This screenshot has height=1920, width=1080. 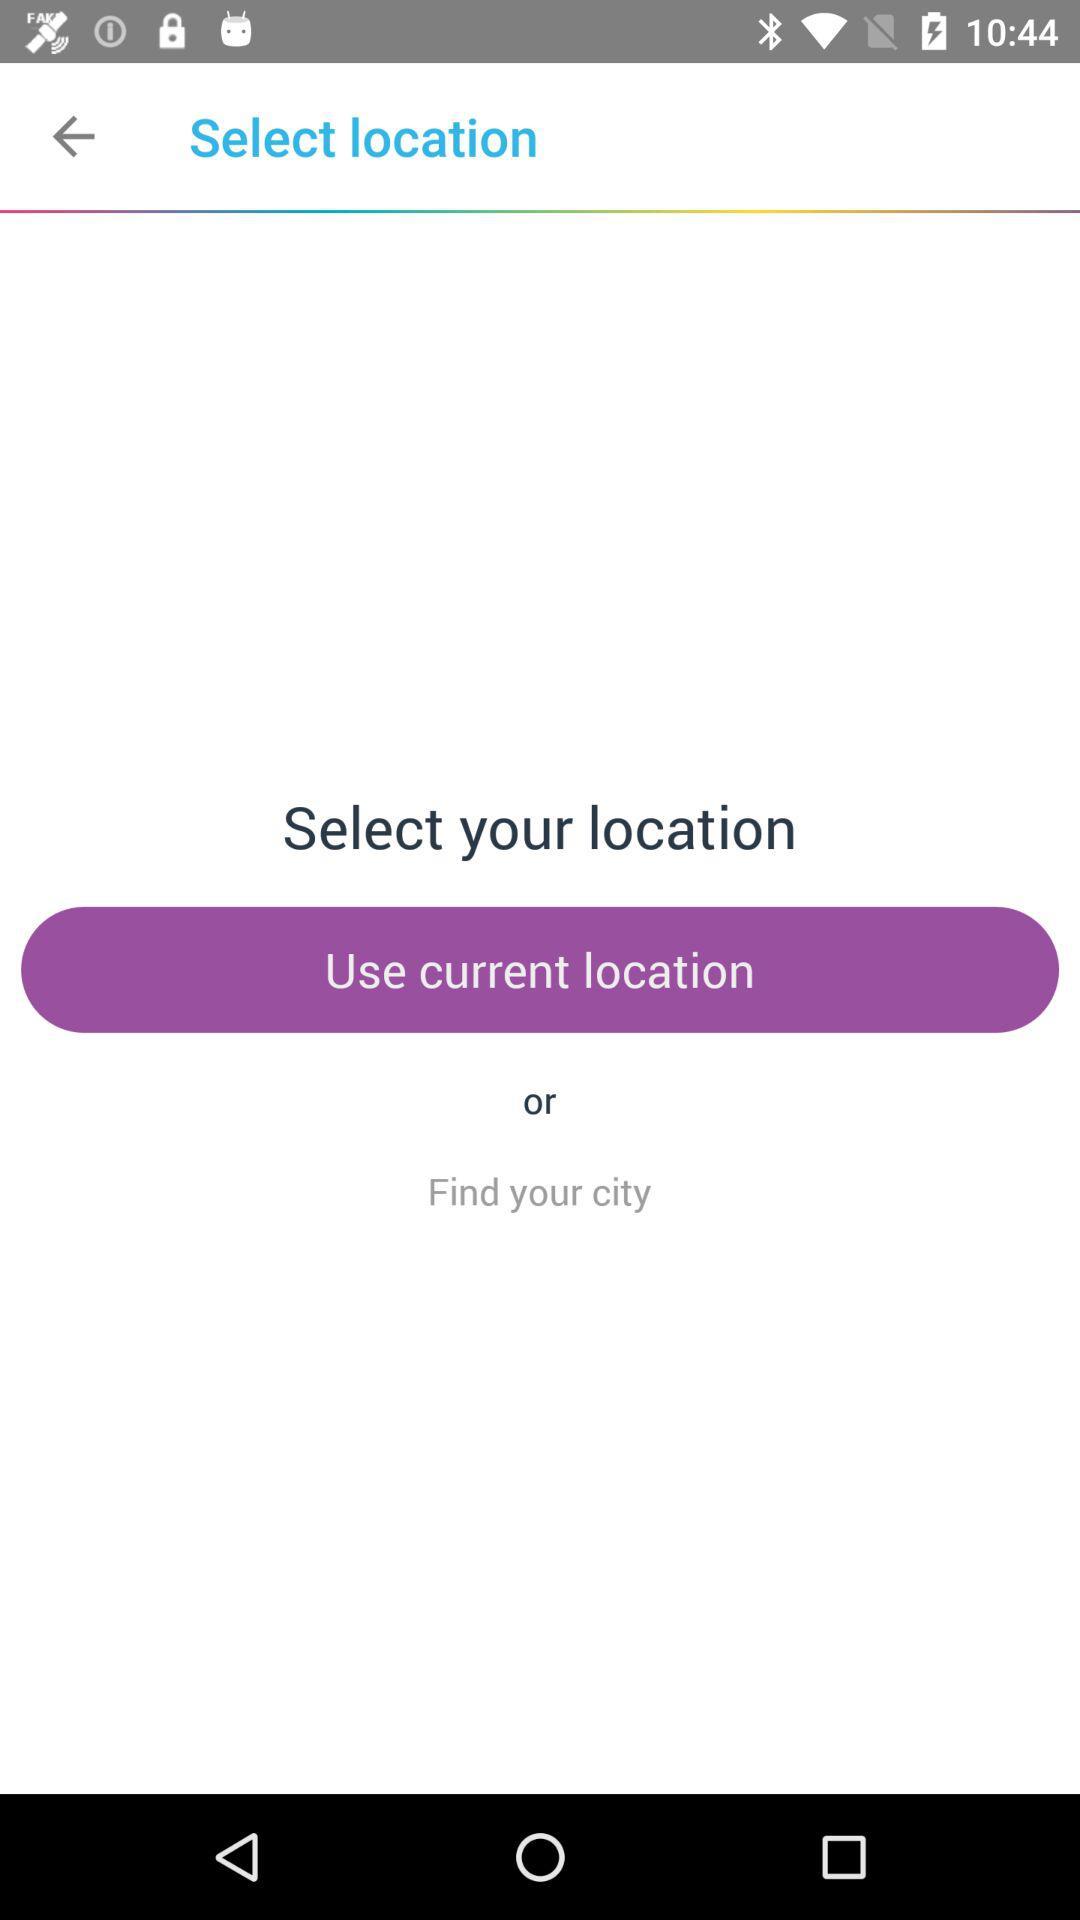 What do you see at coordinates (72, 135) in the screenshot?
I see `the icon at the top left corner` at bounding box center [72, 135].